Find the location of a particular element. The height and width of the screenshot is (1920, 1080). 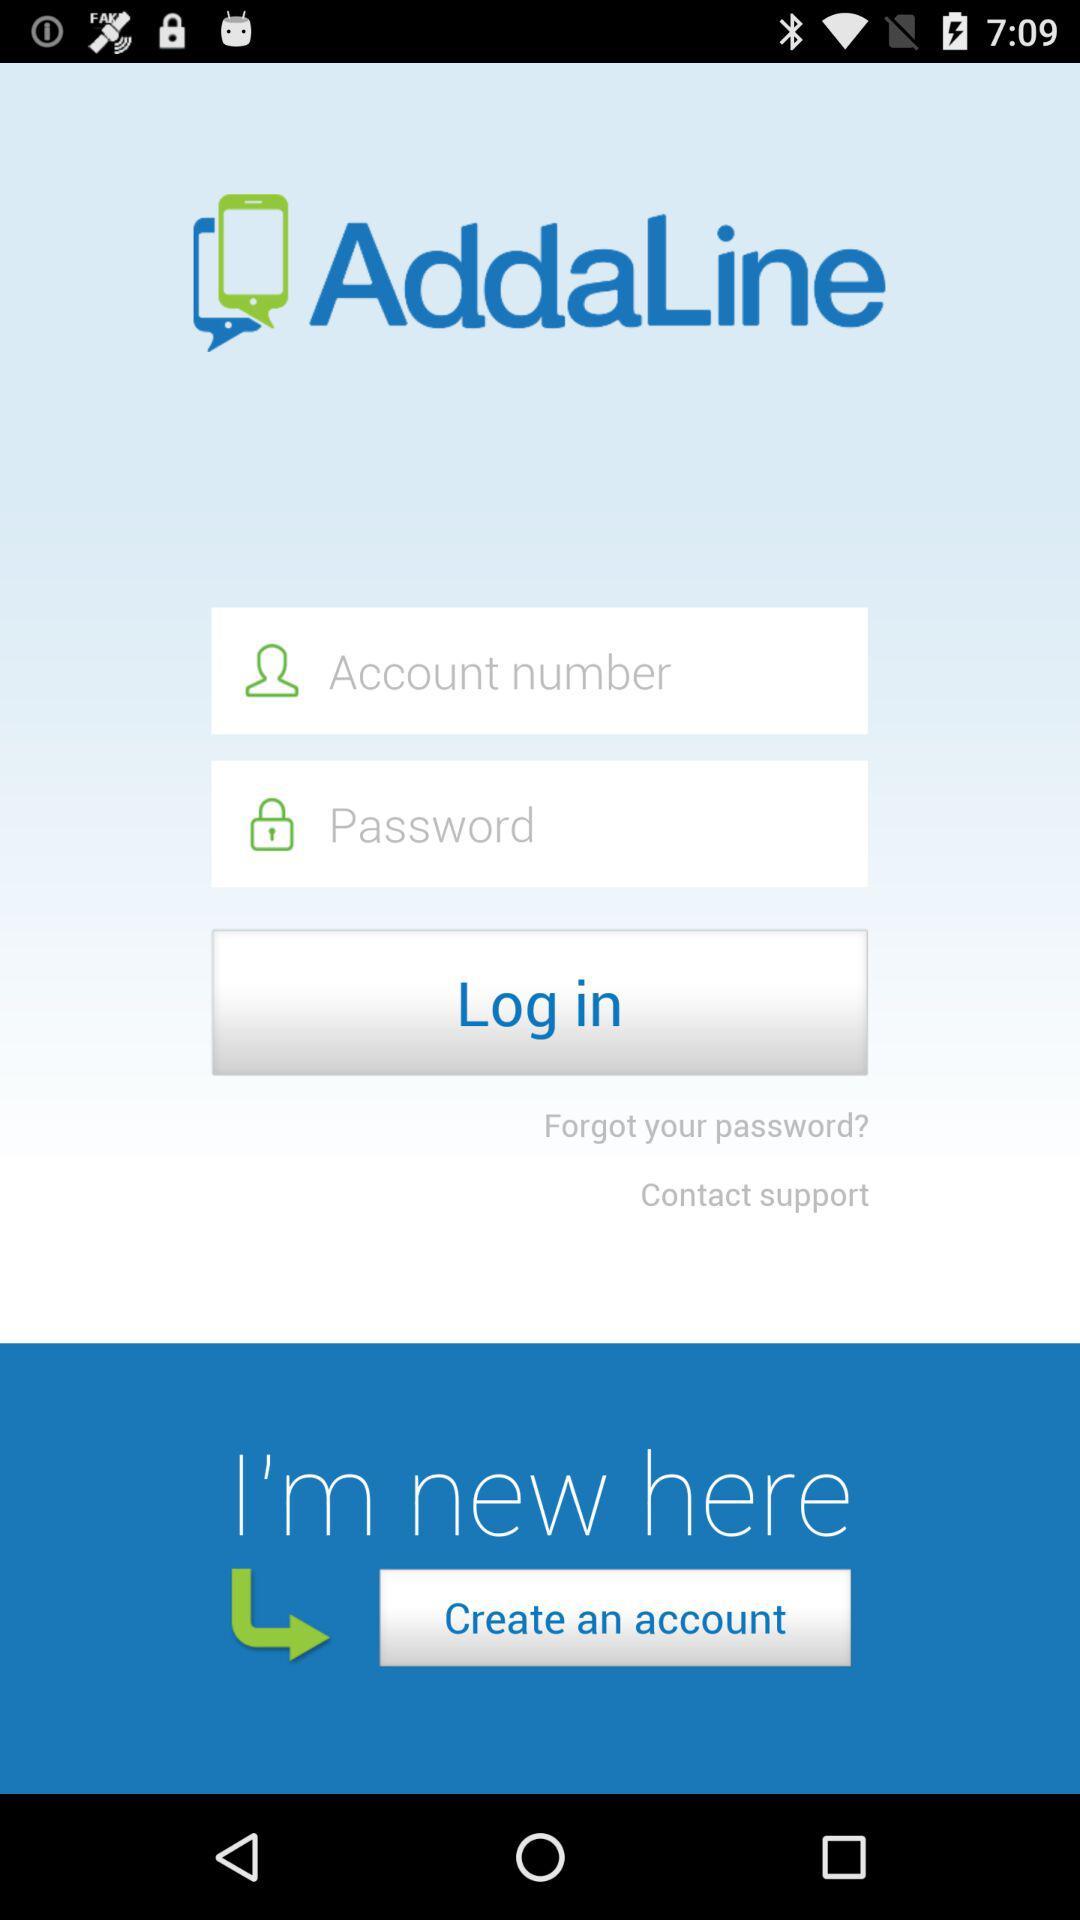

the log in is located at coordinates (538, 1002).